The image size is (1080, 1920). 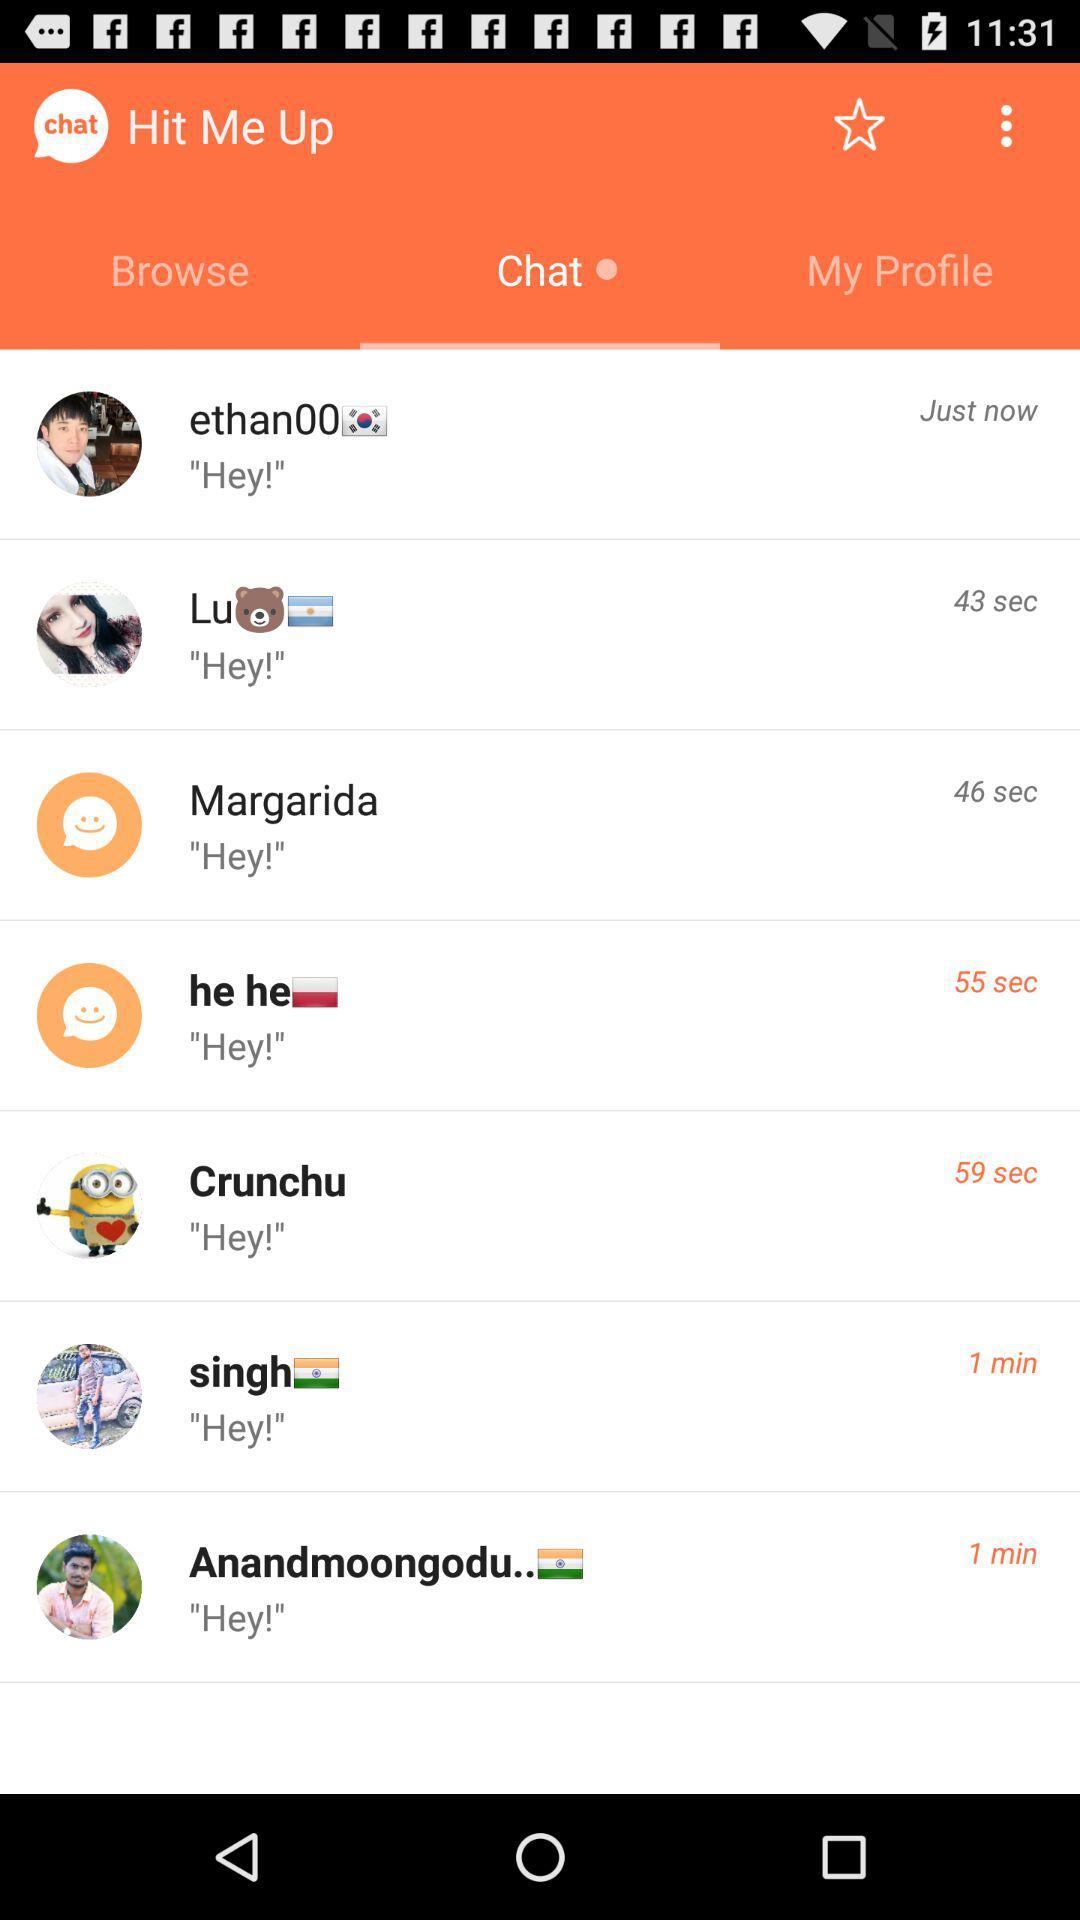 What do you see at coordinates (239, 1369) in the screenshot?
I see `icon above the "hey!" app` at bounding box center [239, 1369].